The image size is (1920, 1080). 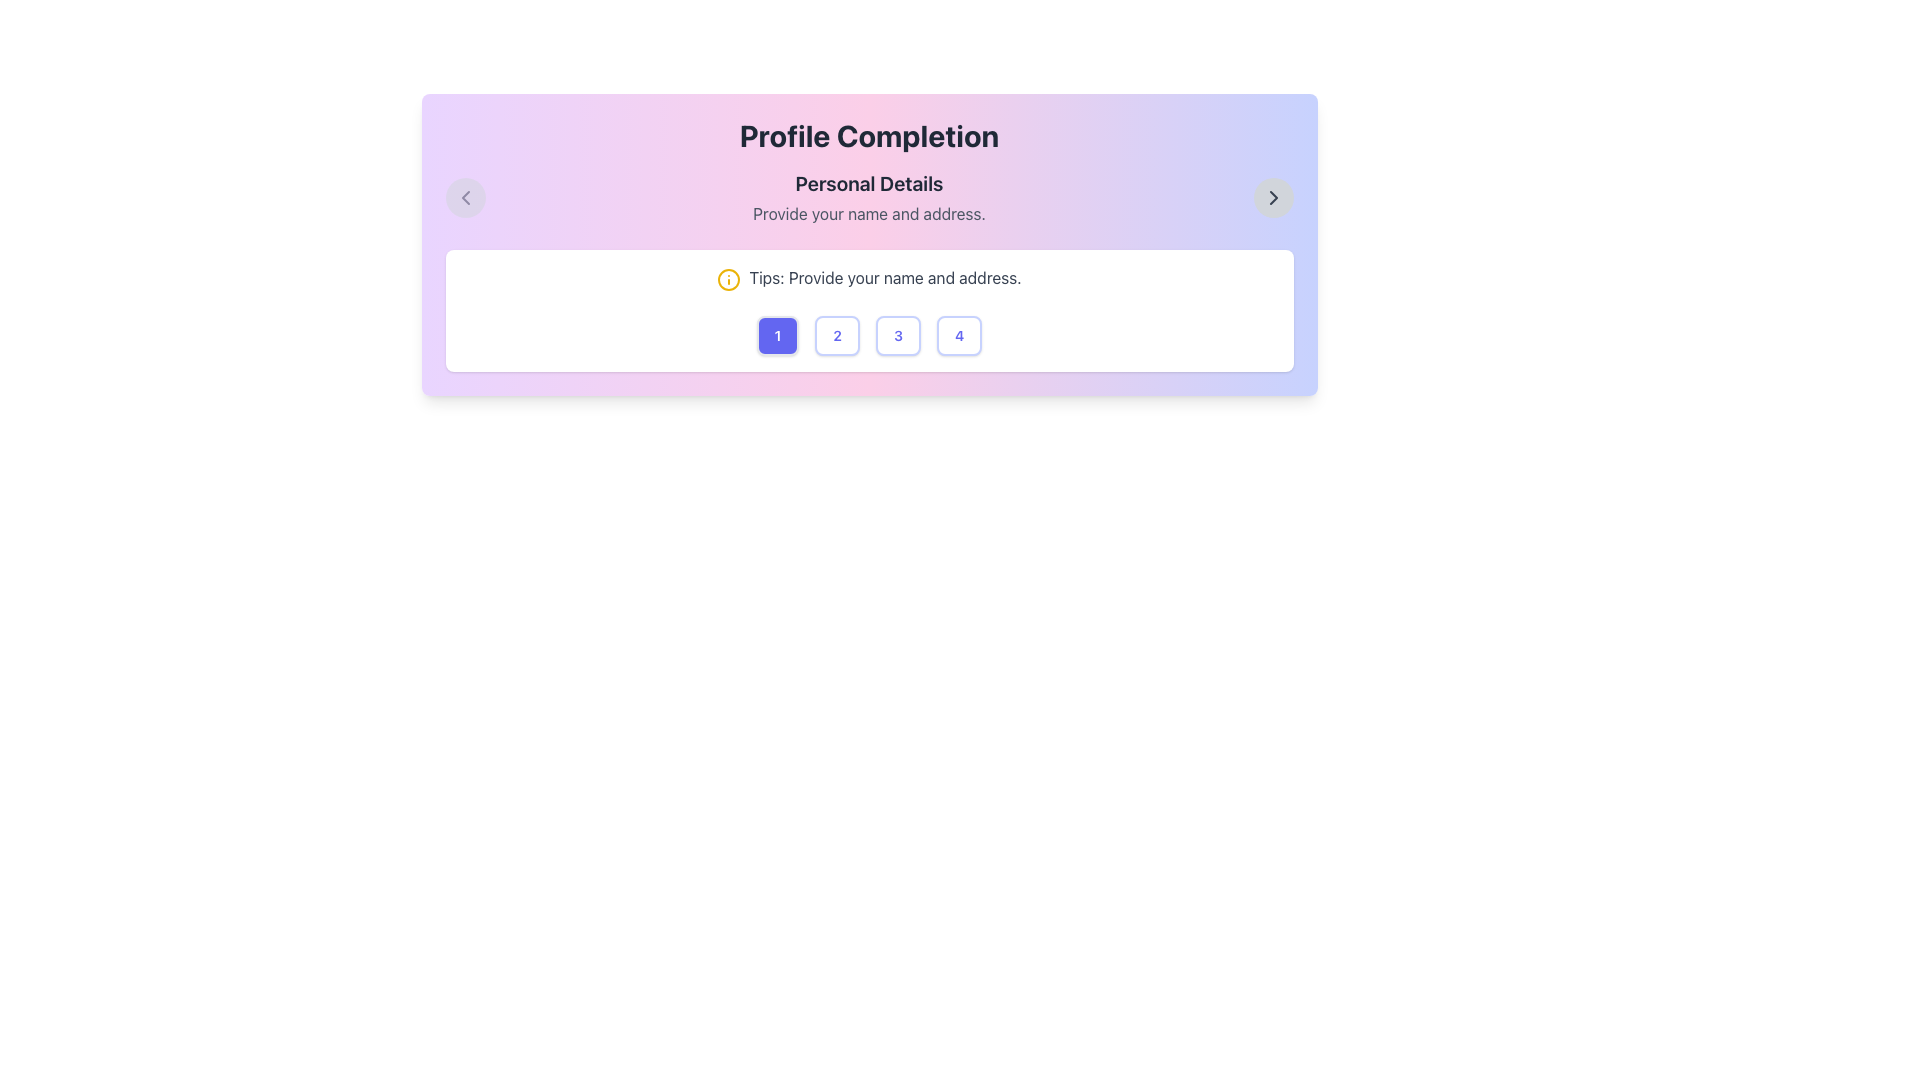 What do you see at coordinates (464, 197) in the screenshot?
I see `the left arrow SVG icon, which is a minimalist navigation control located within a circular button on the left side of the interface, to receive additional information or visual feedback` at bounding box center [464, 197].